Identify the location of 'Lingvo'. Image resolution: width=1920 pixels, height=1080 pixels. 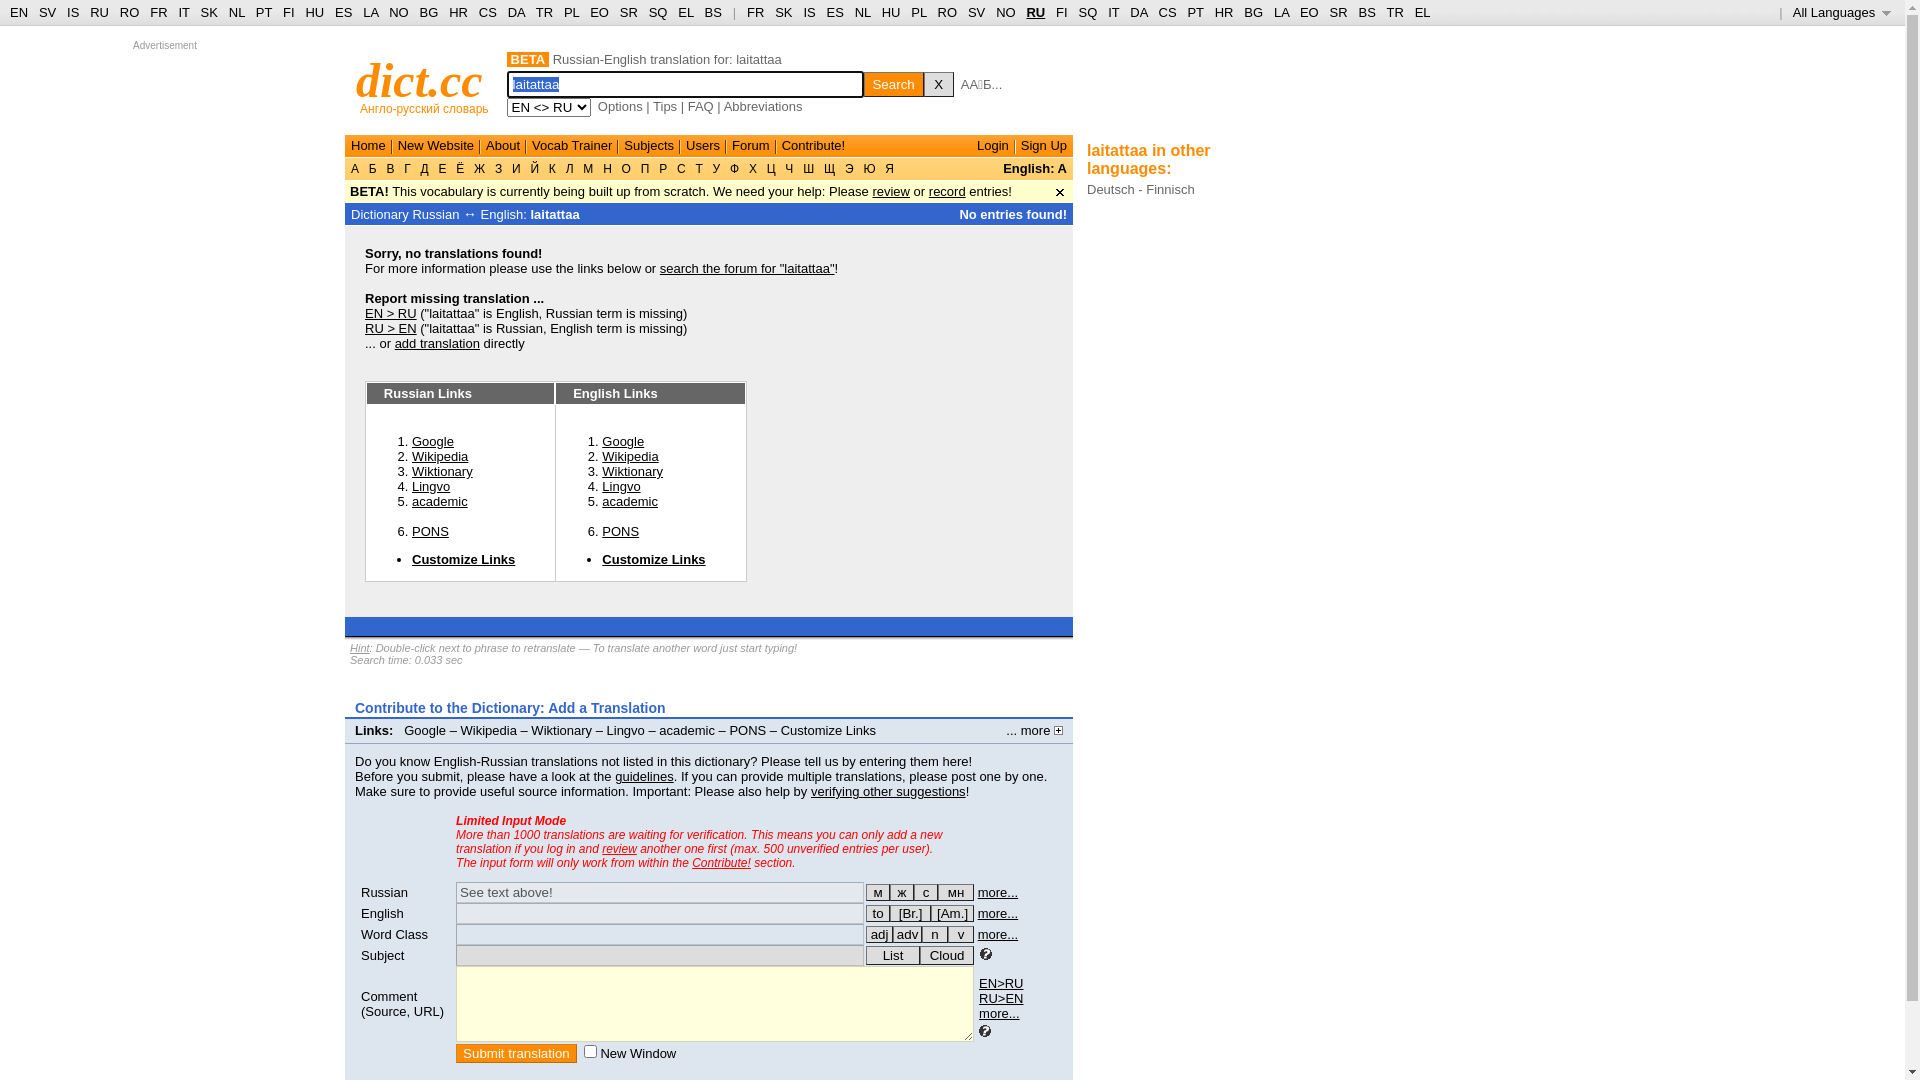
(624, 730).